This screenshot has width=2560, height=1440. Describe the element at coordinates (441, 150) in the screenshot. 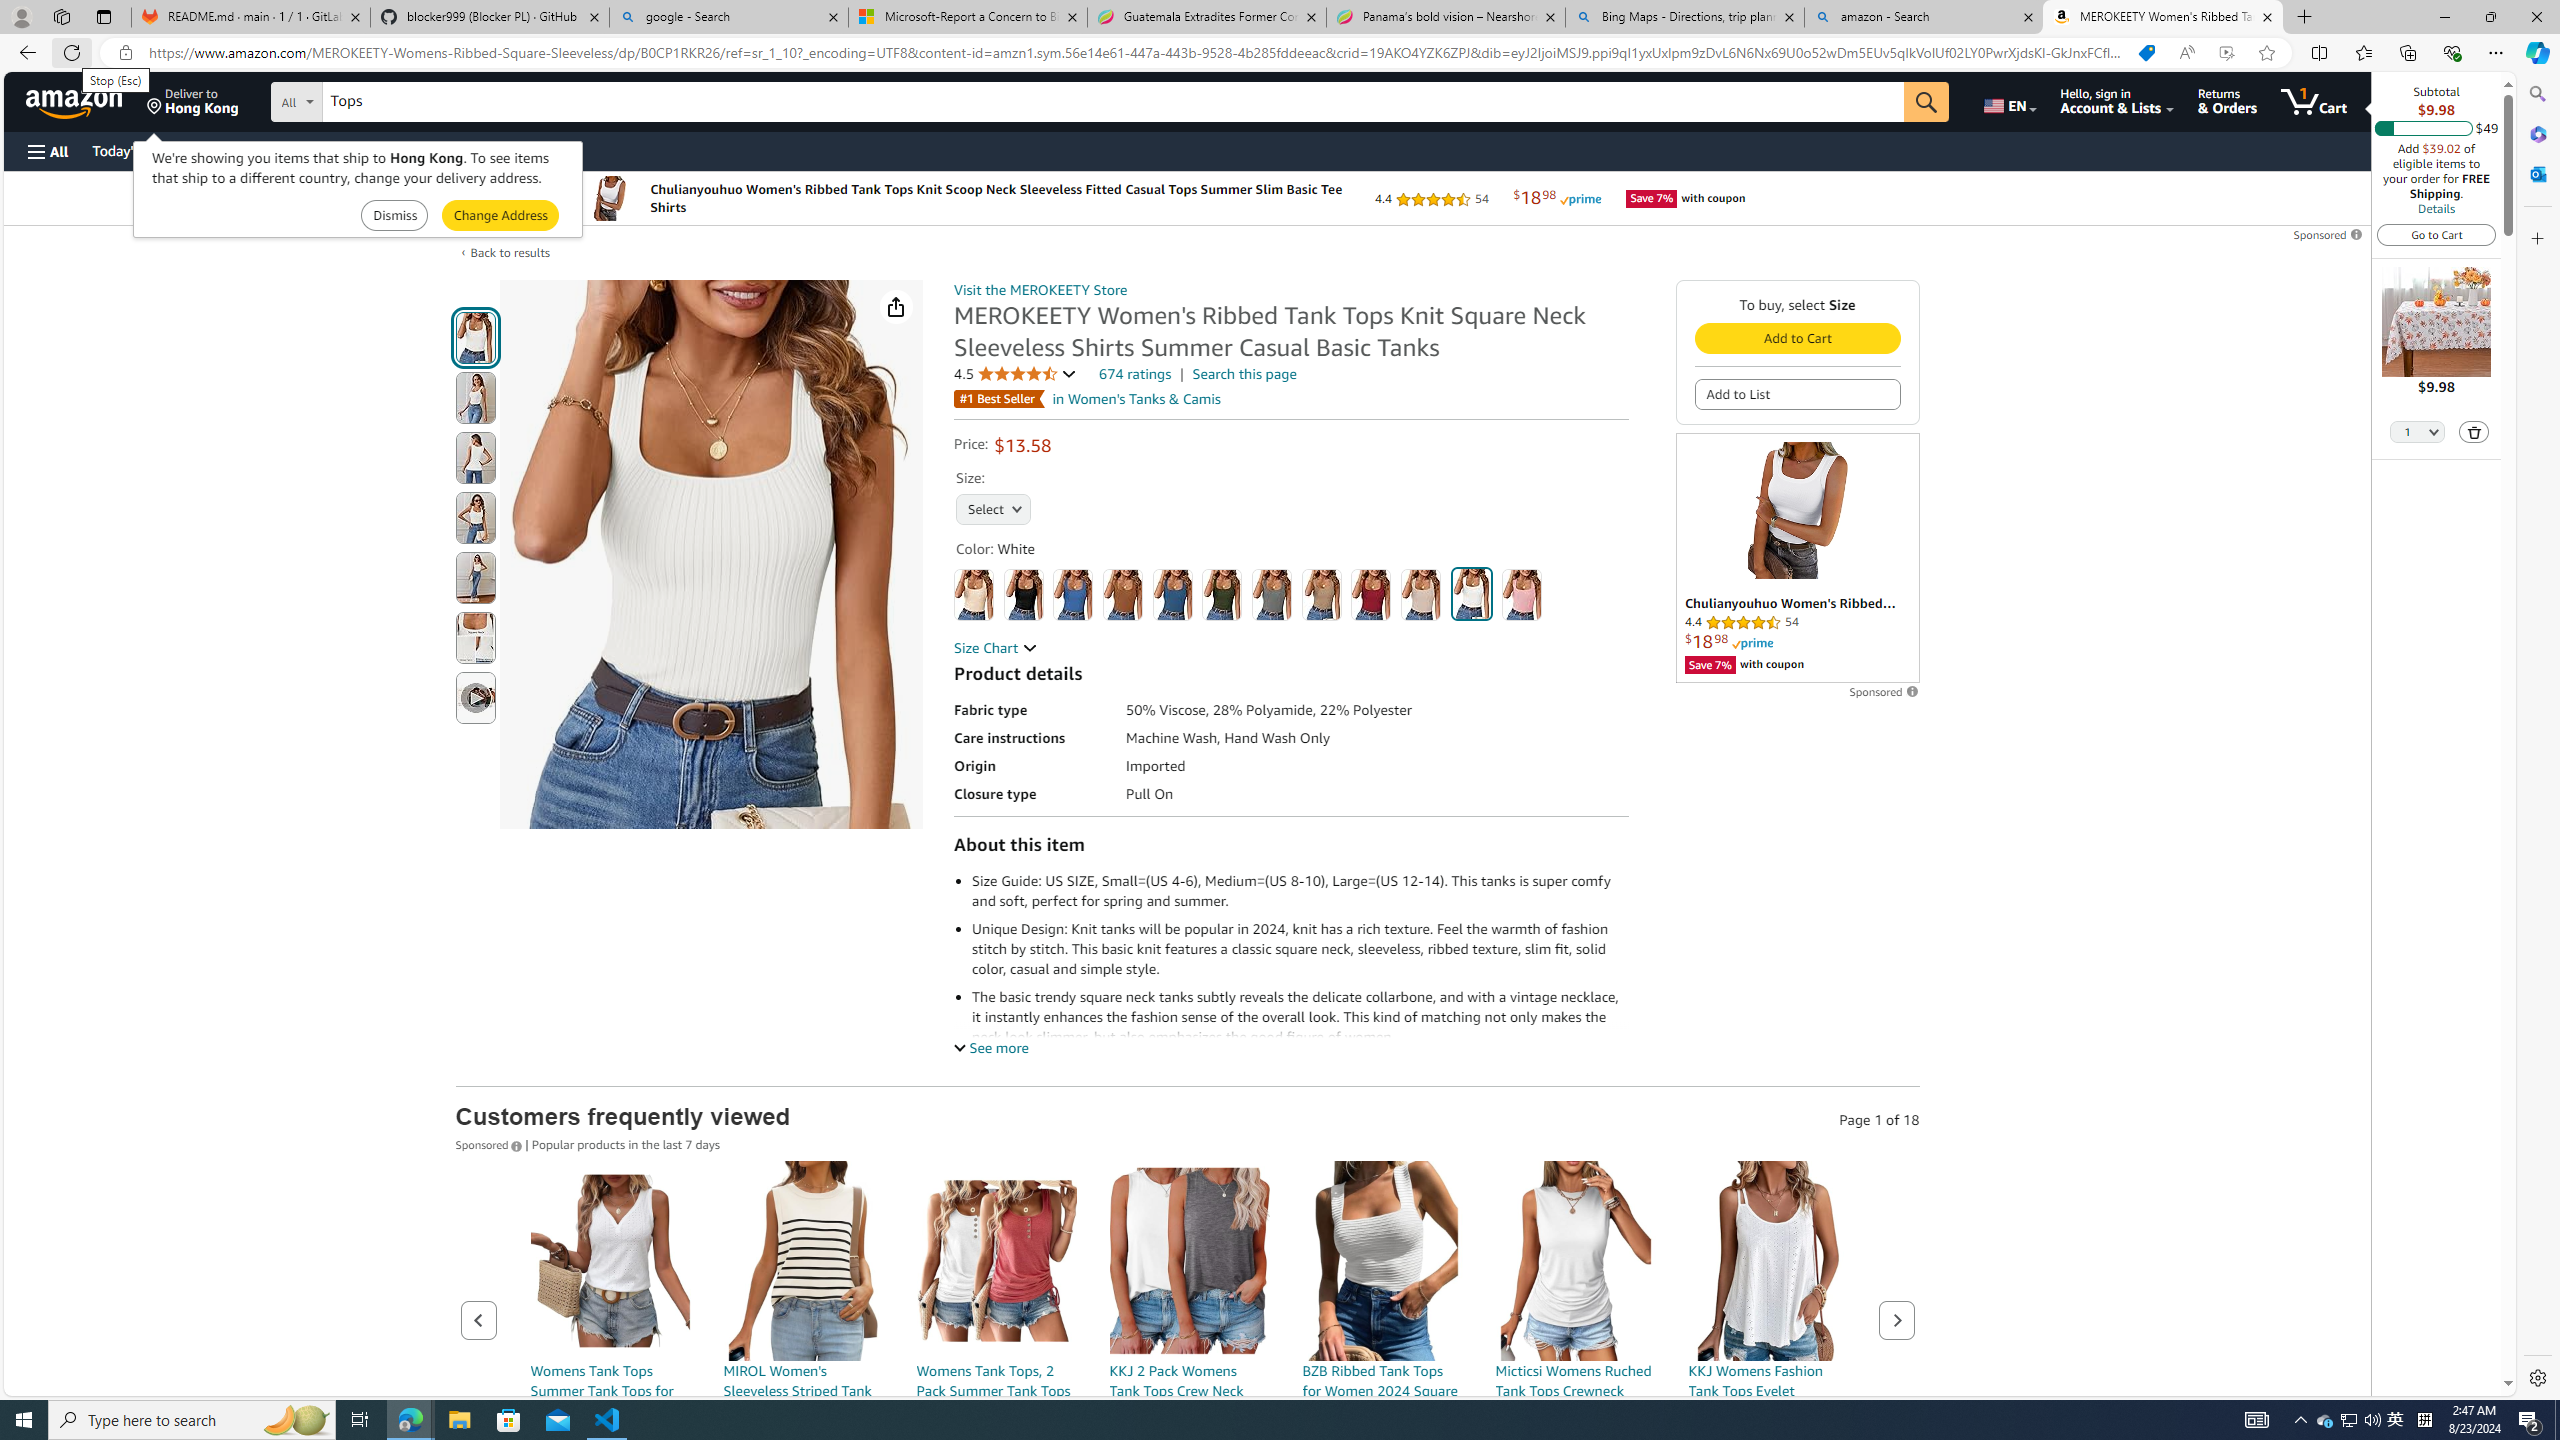

I see `'Gift Cards'` at that location.